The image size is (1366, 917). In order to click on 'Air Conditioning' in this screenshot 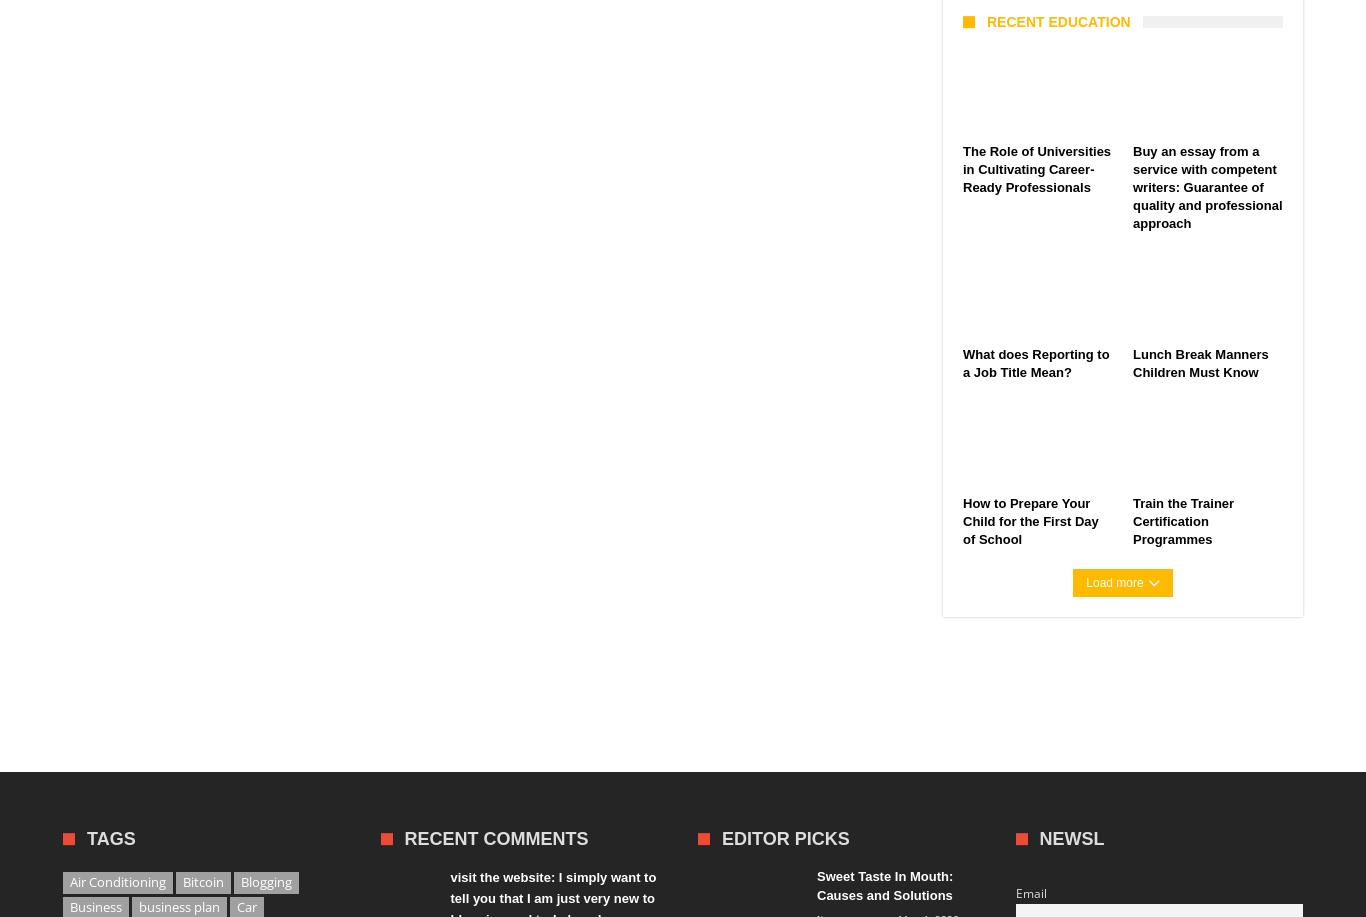, I will do `click(117, 880)`.